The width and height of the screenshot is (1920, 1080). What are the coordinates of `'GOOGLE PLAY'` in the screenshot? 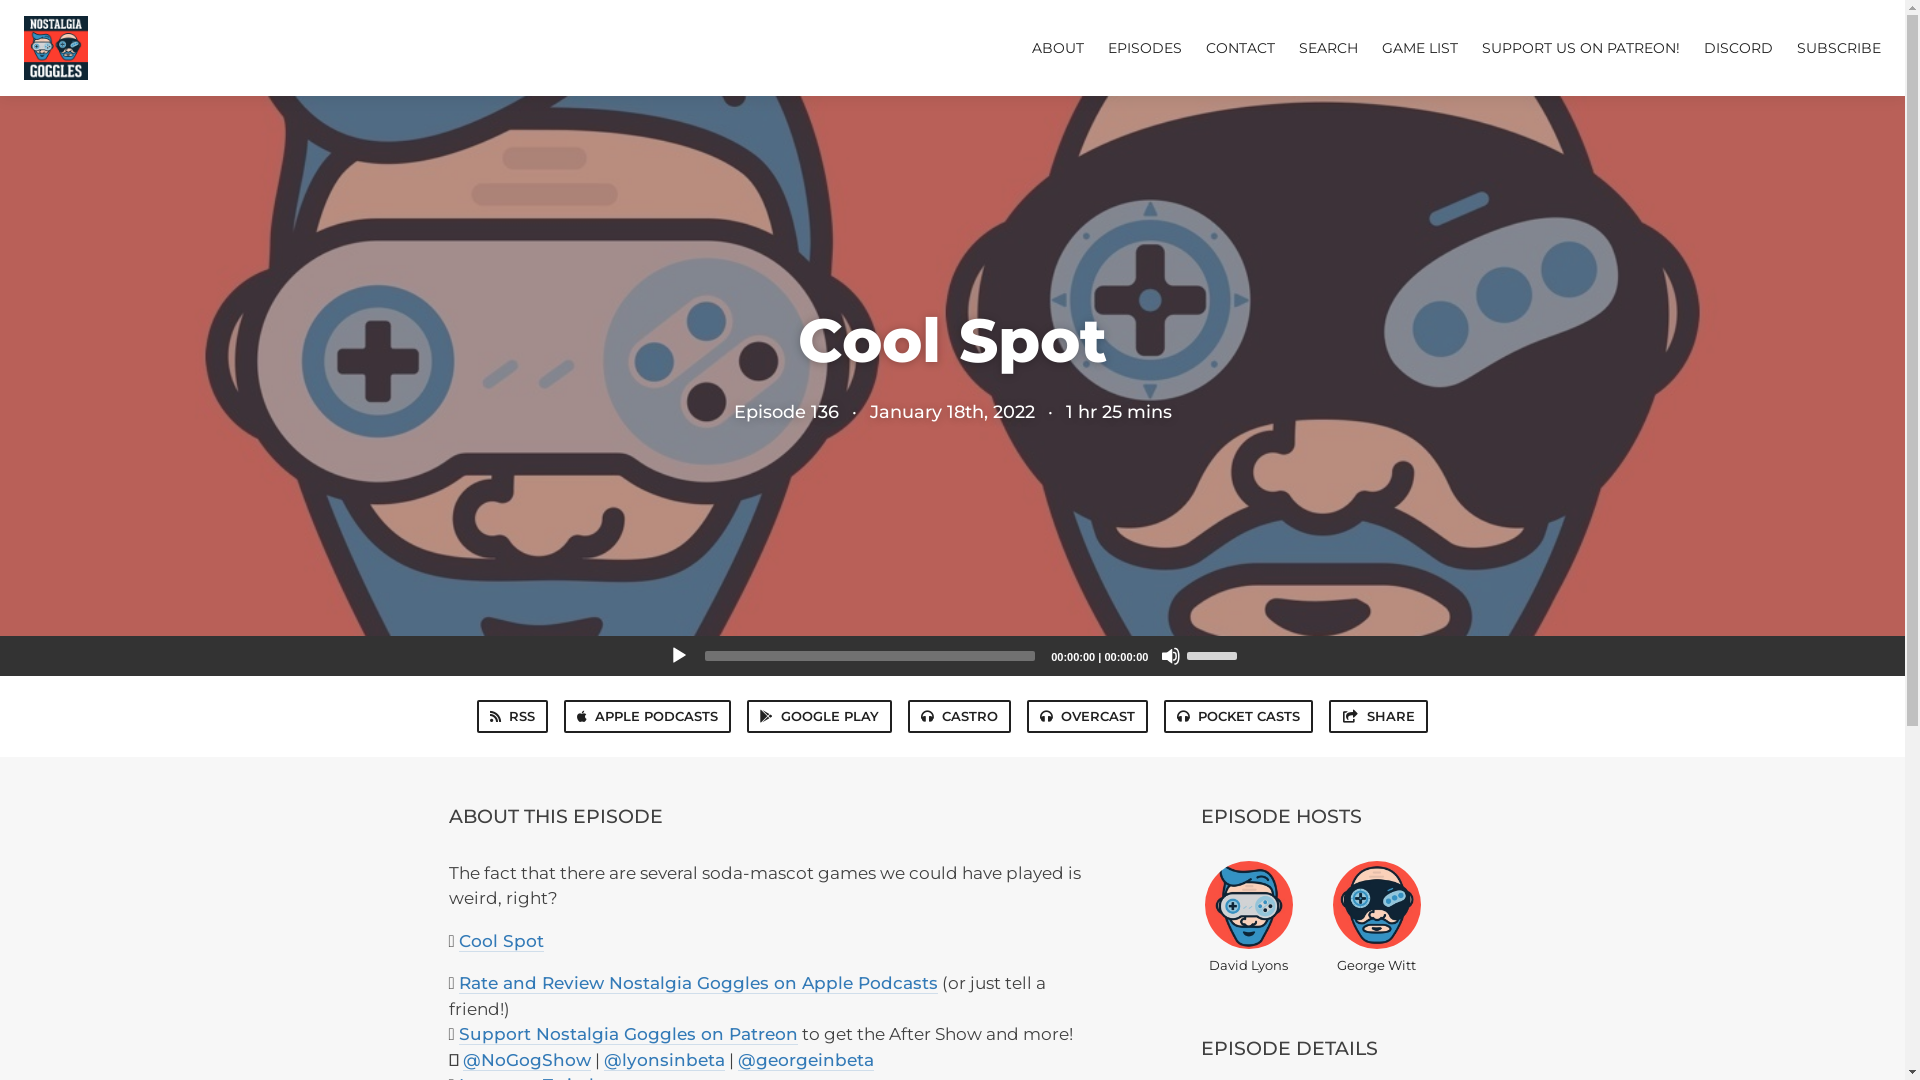 It's located at (819, 715).